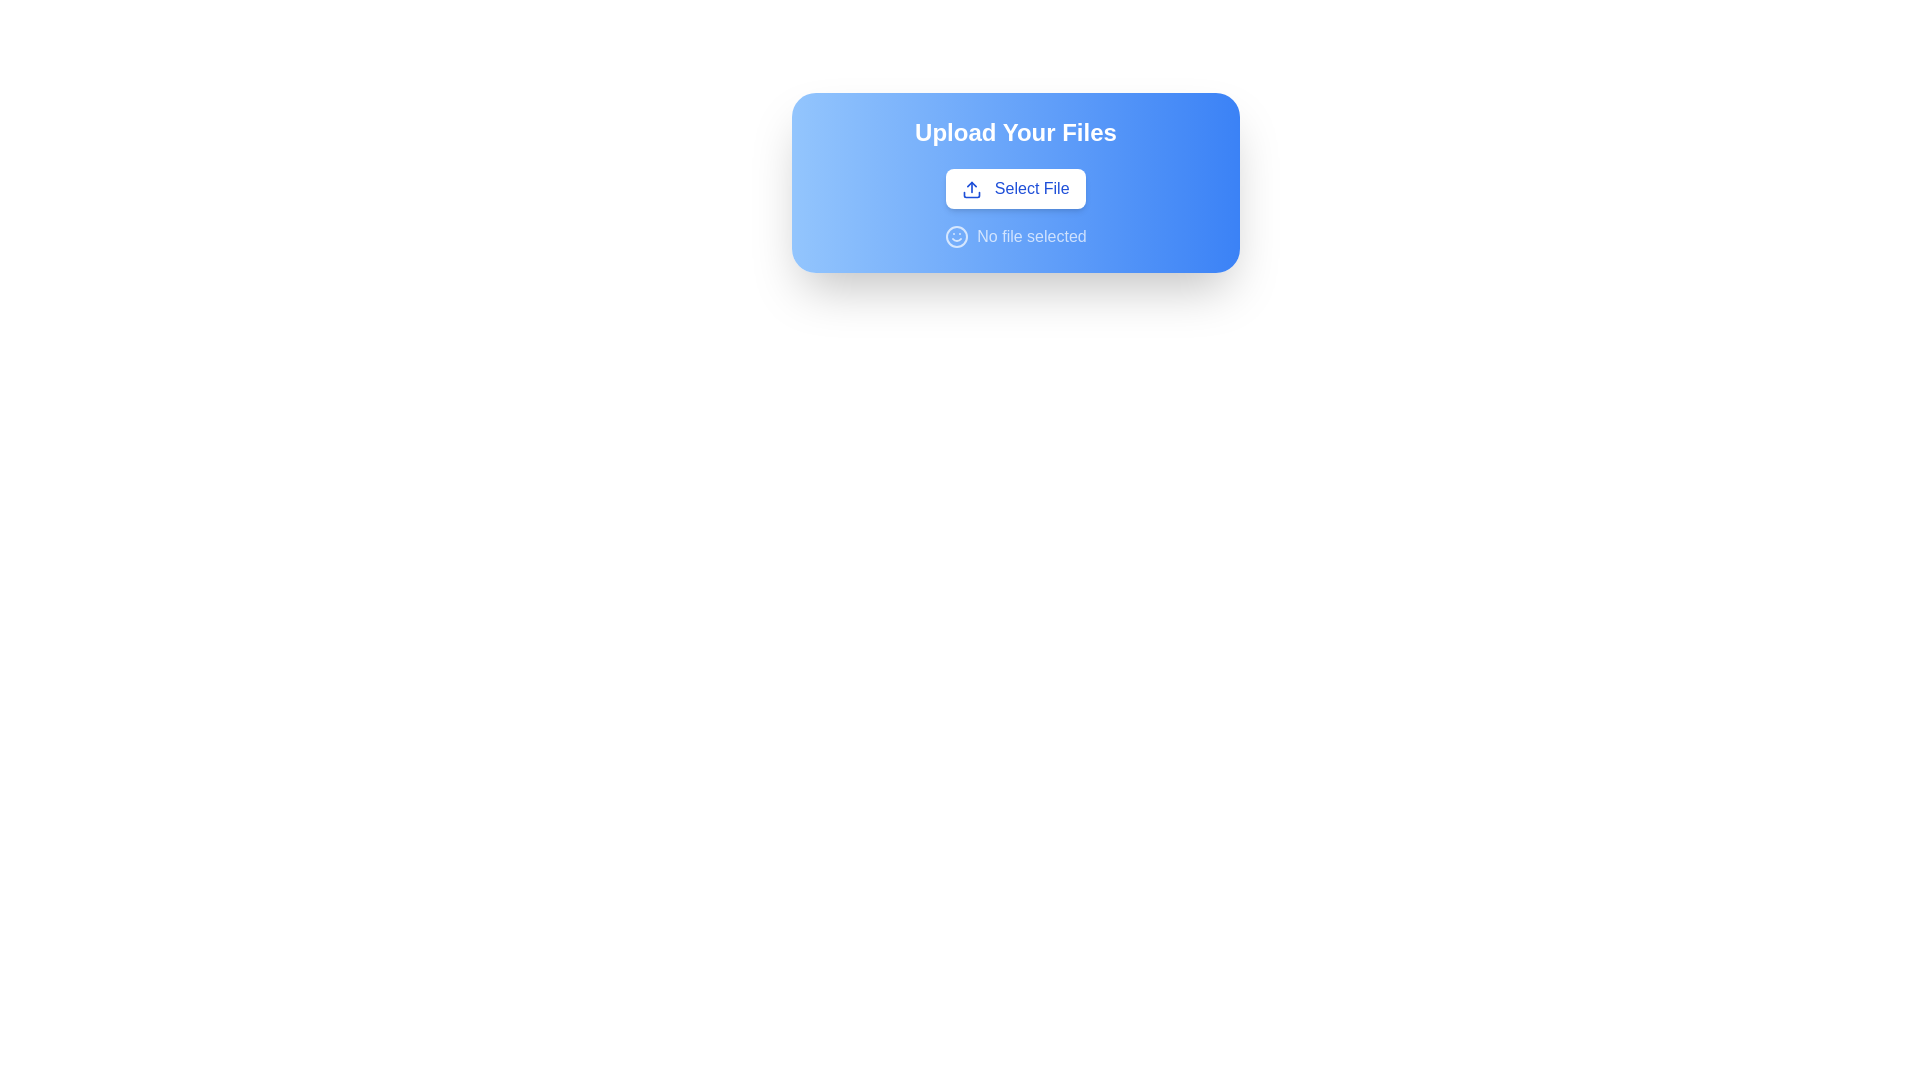 Image resolution: width=1920 pixels, height=1080 pixels. Describe the element at coordinates (972, 189) in the screenshot. I see `the upload icon located at the leftmost area of the 'Select File' button, which visually indicates the upload functionality` at that location.